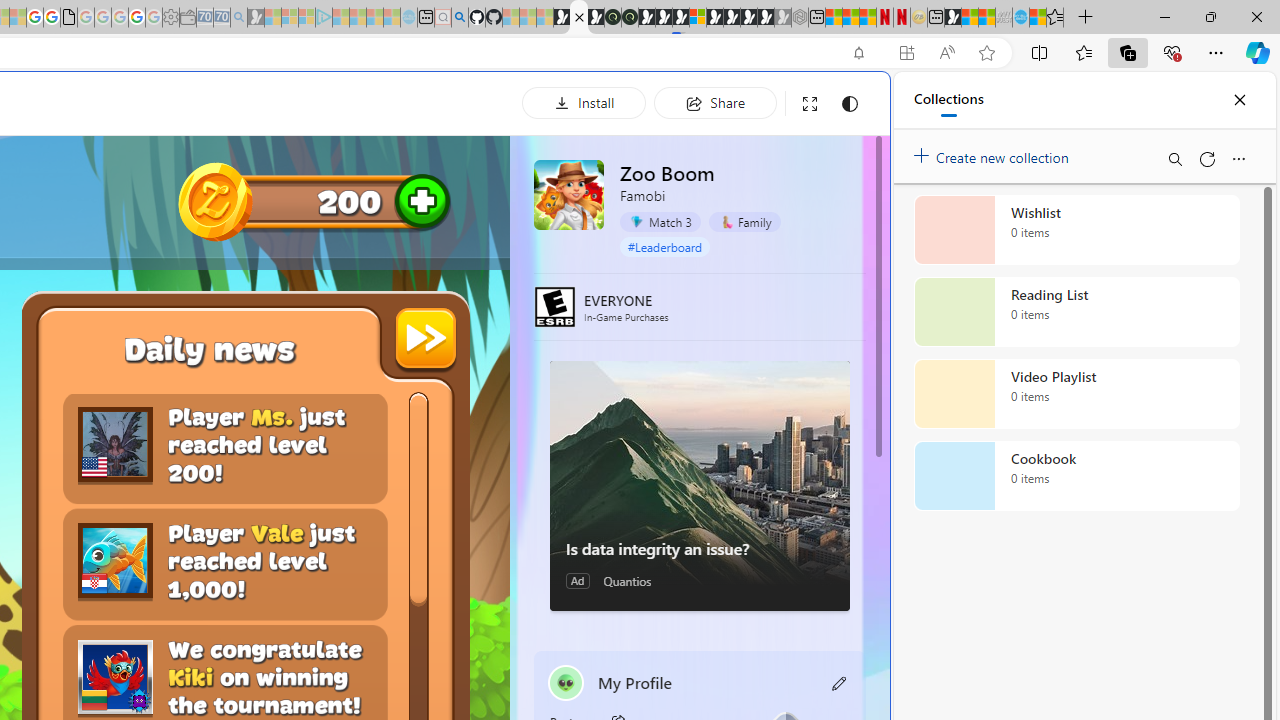 The width and height of the screenshot is (1280, 720). Describe the element at coordinates (986, 17) in the screenshot. I see `'Earth has six continents not seven, radical new study claims'` at that location.